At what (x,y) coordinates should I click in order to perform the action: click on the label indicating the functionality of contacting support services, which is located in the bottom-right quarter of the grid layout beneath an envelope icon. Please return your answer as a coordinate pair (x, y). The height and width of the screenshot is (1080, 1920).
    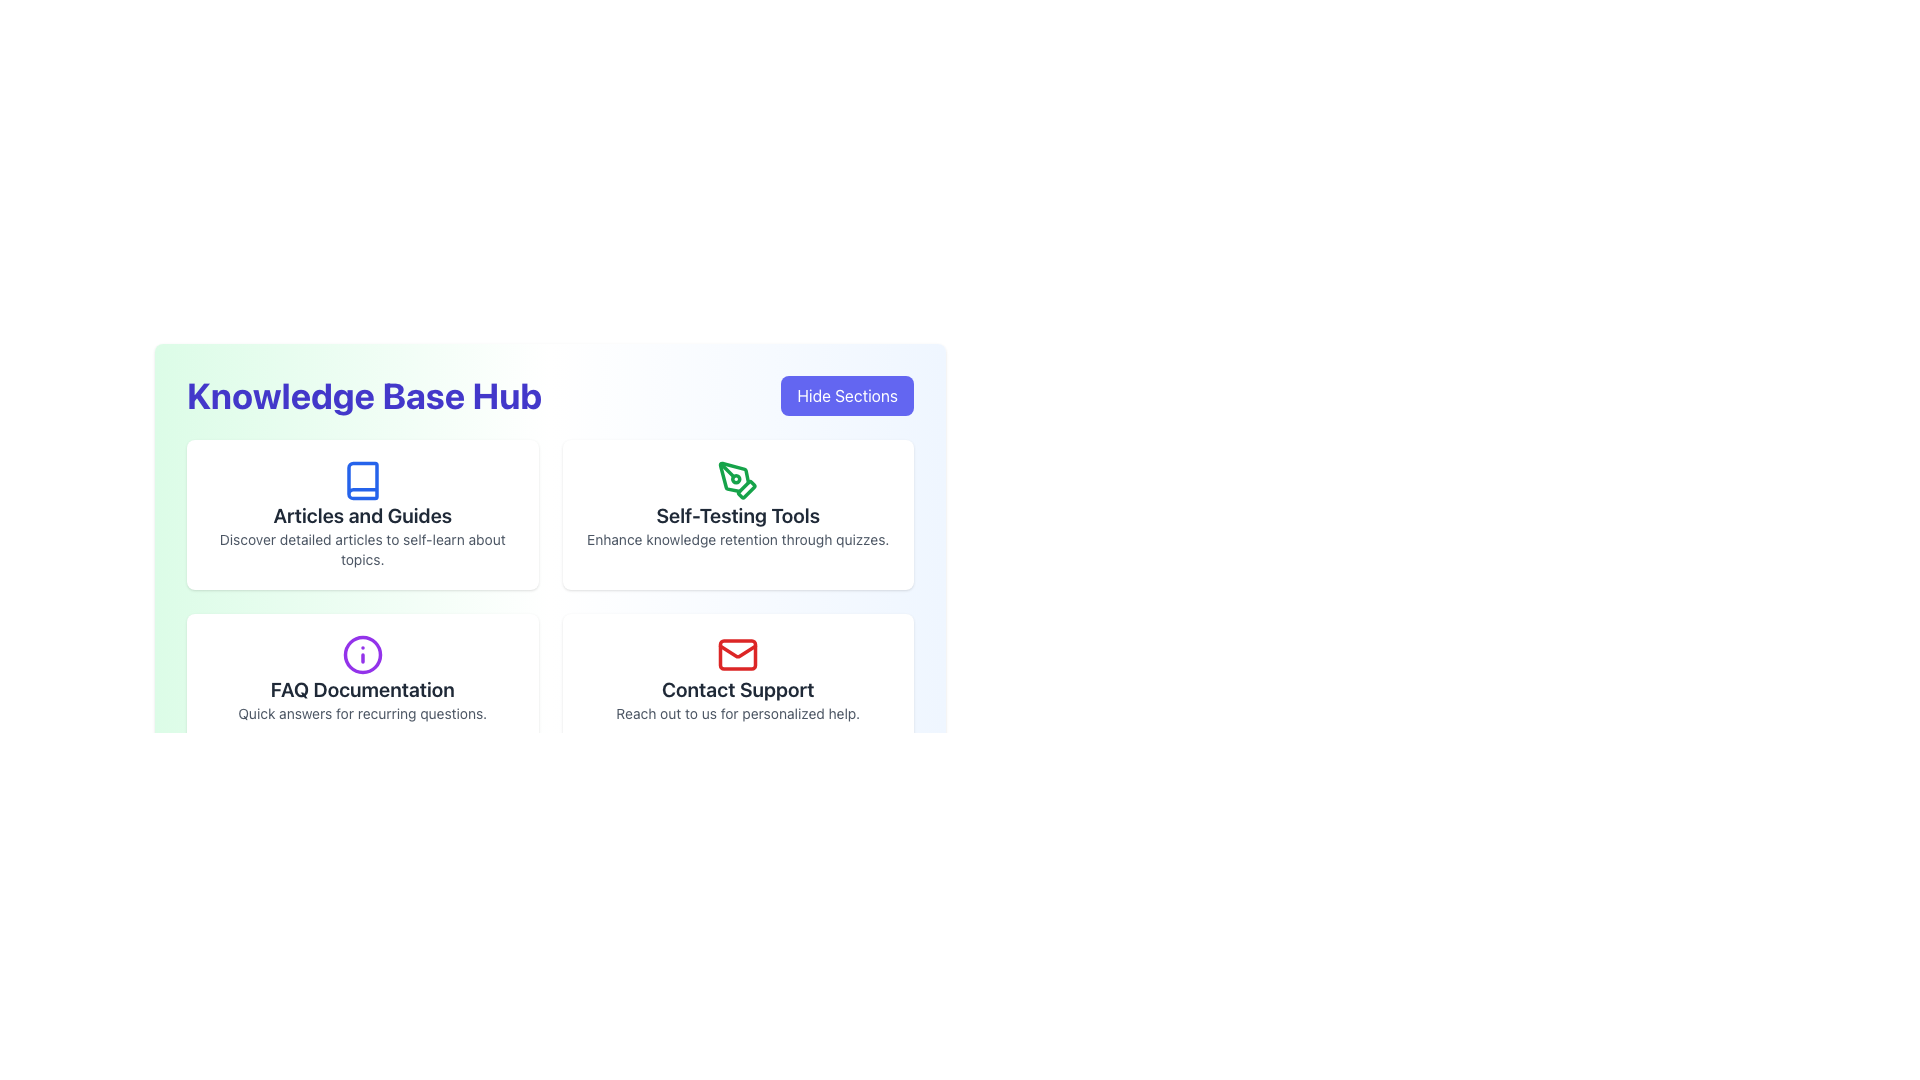
    Looking at the image, I should click on (737, 689).